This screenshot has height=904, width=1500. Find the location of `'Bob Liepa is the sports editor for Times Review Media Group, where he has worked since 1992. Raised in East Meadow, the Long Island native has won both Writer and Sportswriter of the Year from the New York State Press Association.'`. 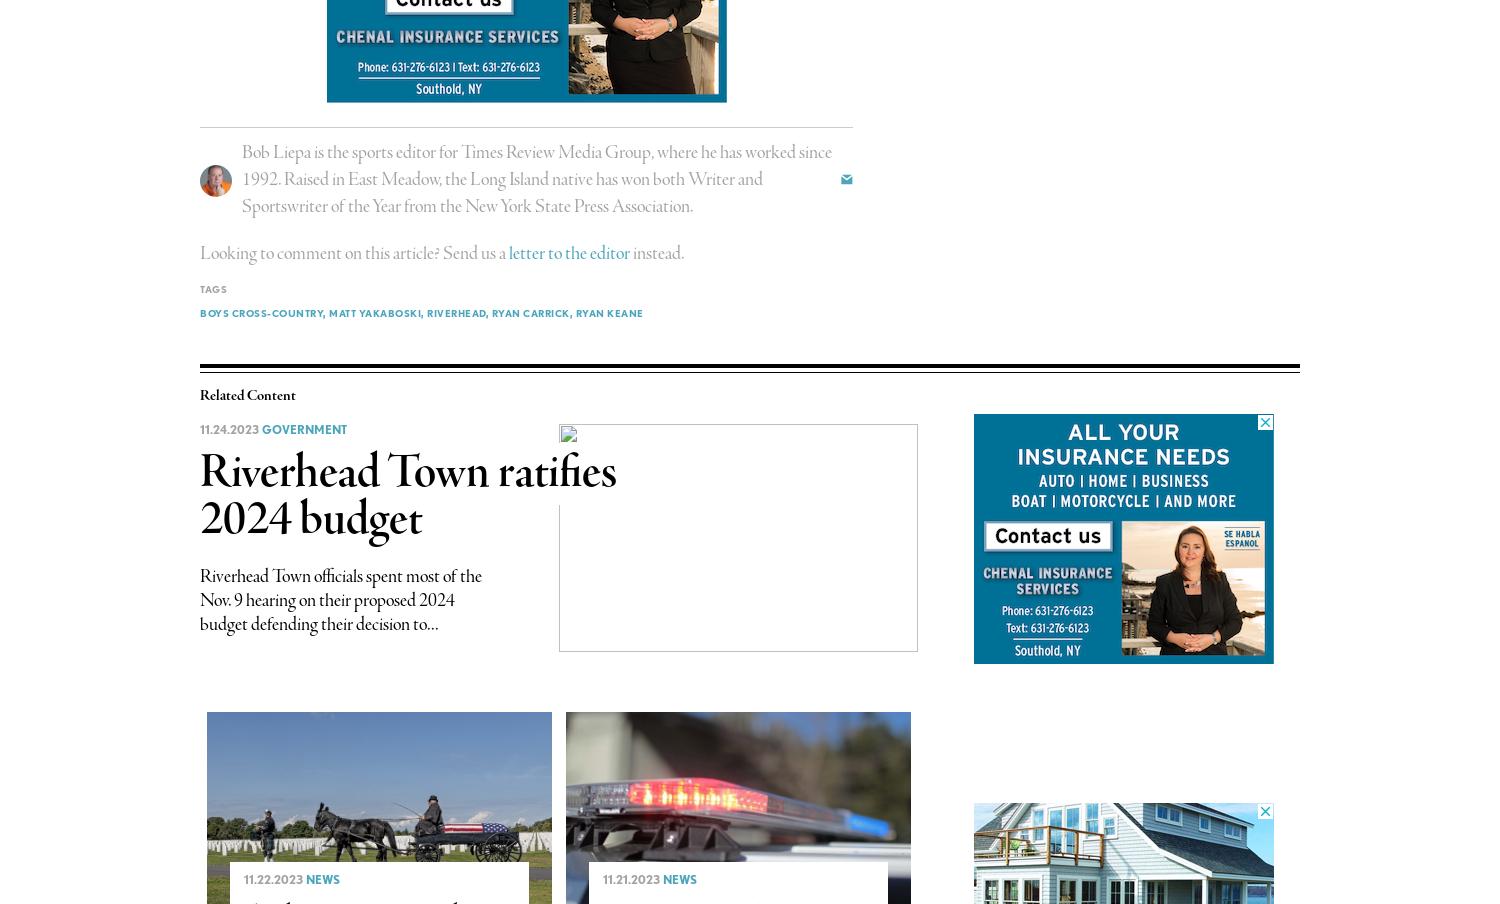

'Bob Liepa is the sports editor for Times Review Media Group, where he has worked since 1992. Raised in East Meadow, the Long Island native has won both Writer and Sportswriter of the Year from the New York State Press Association.' is located at coordinates (537, 179).